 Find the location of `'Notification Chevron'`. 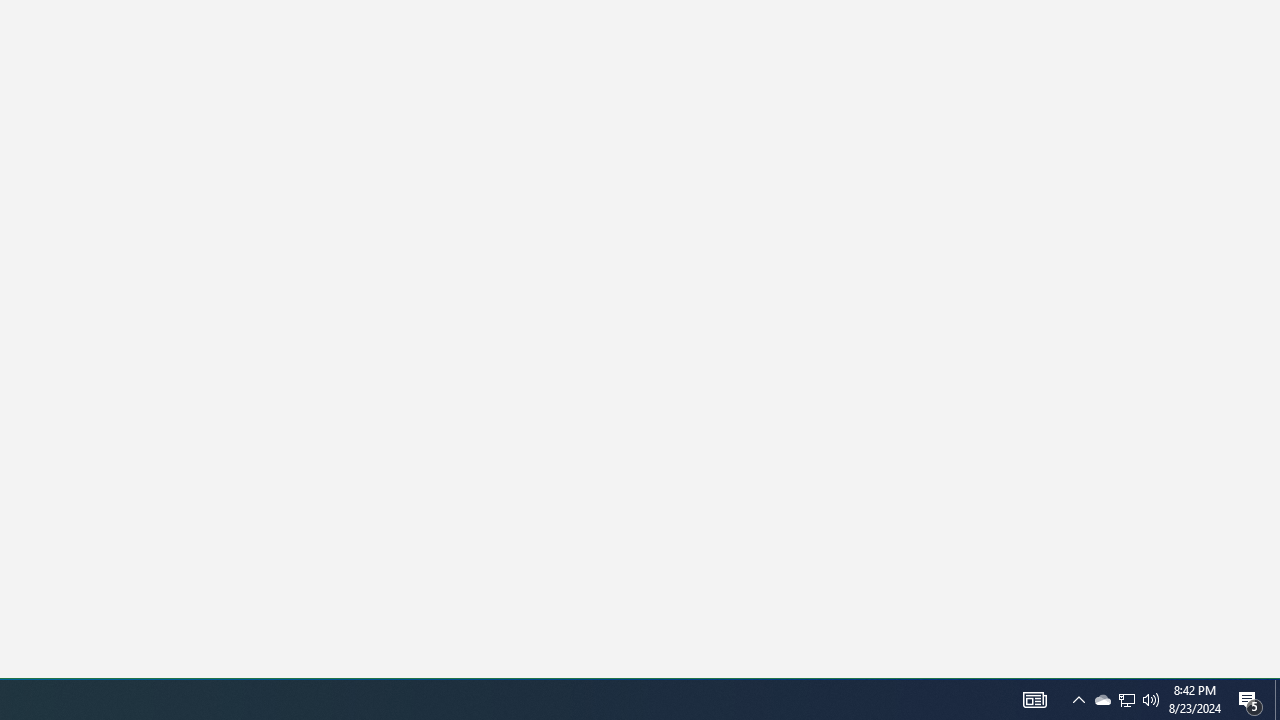

'Notification Chevron' is located at coordinates (1078, 698).